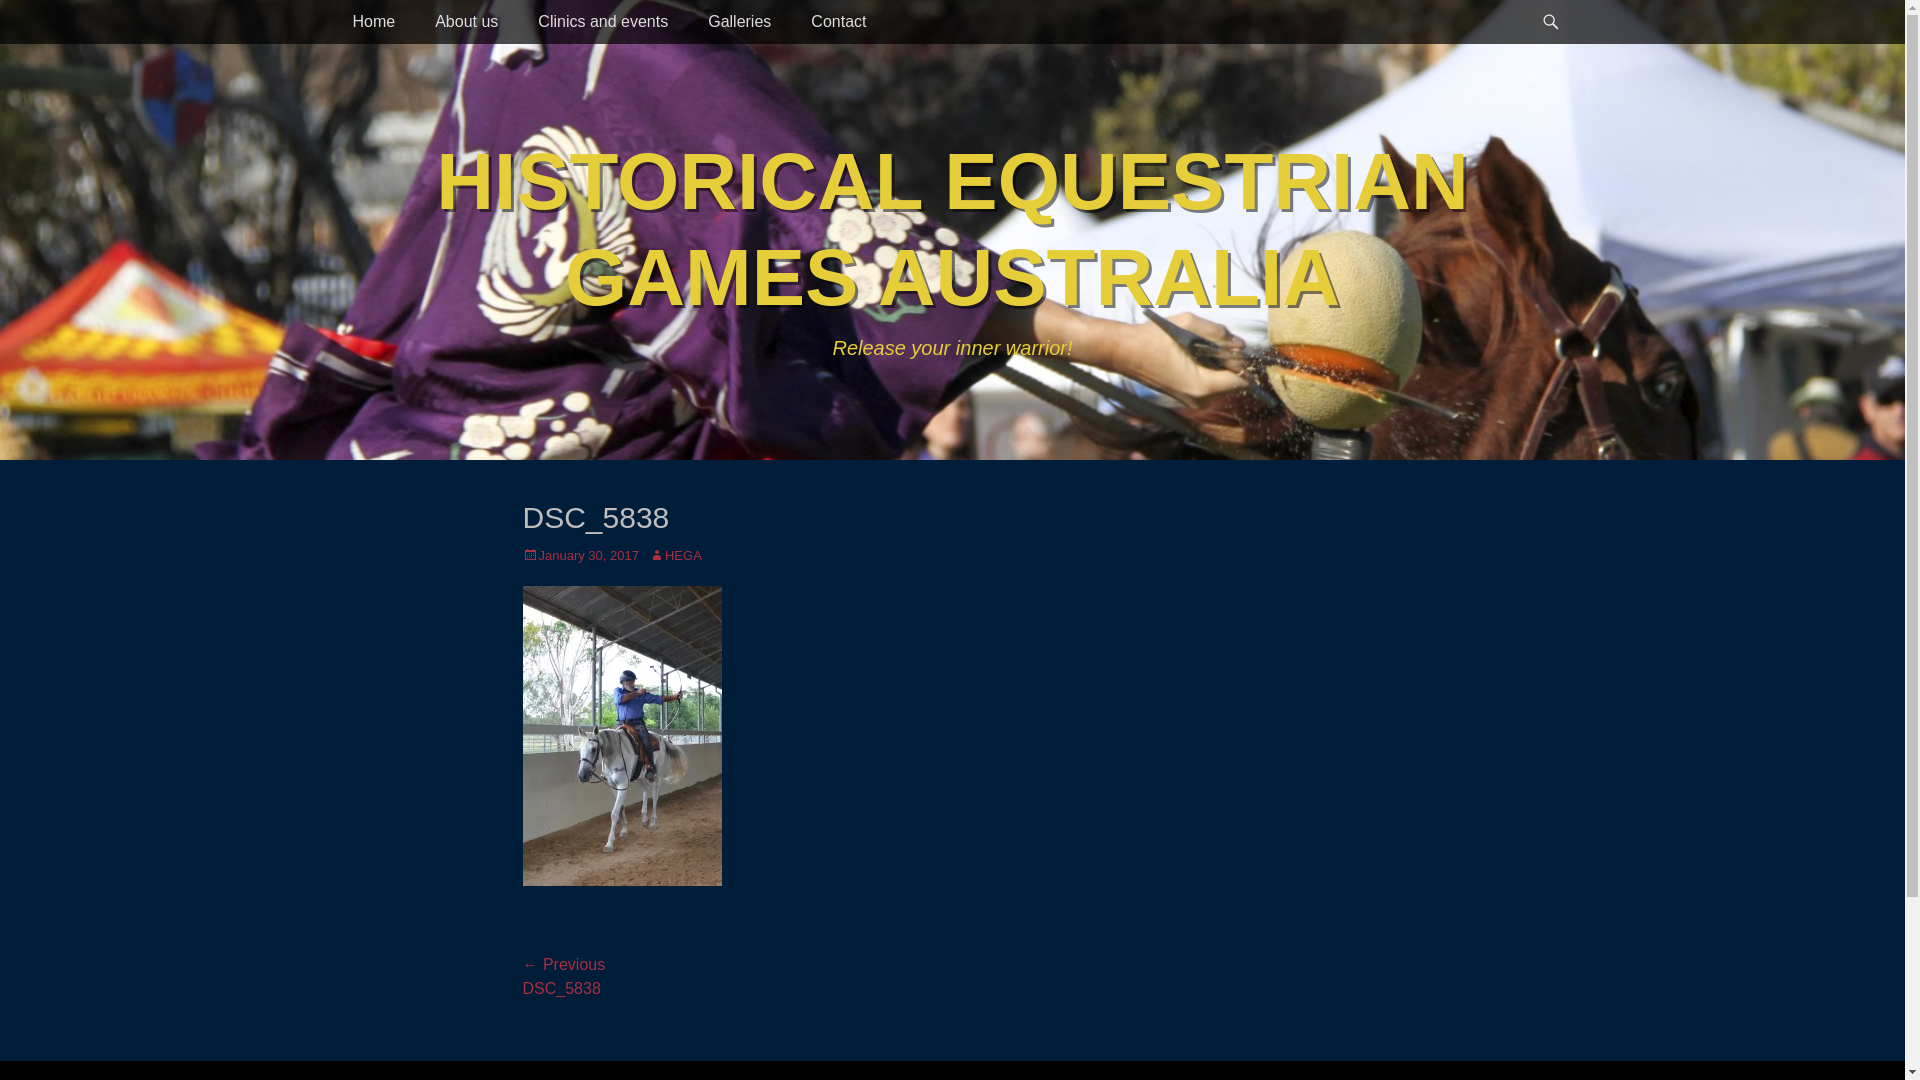 This screenshot has width=1920, height=1080. I want to click on 'January 30, 2017', so click(579, 555).